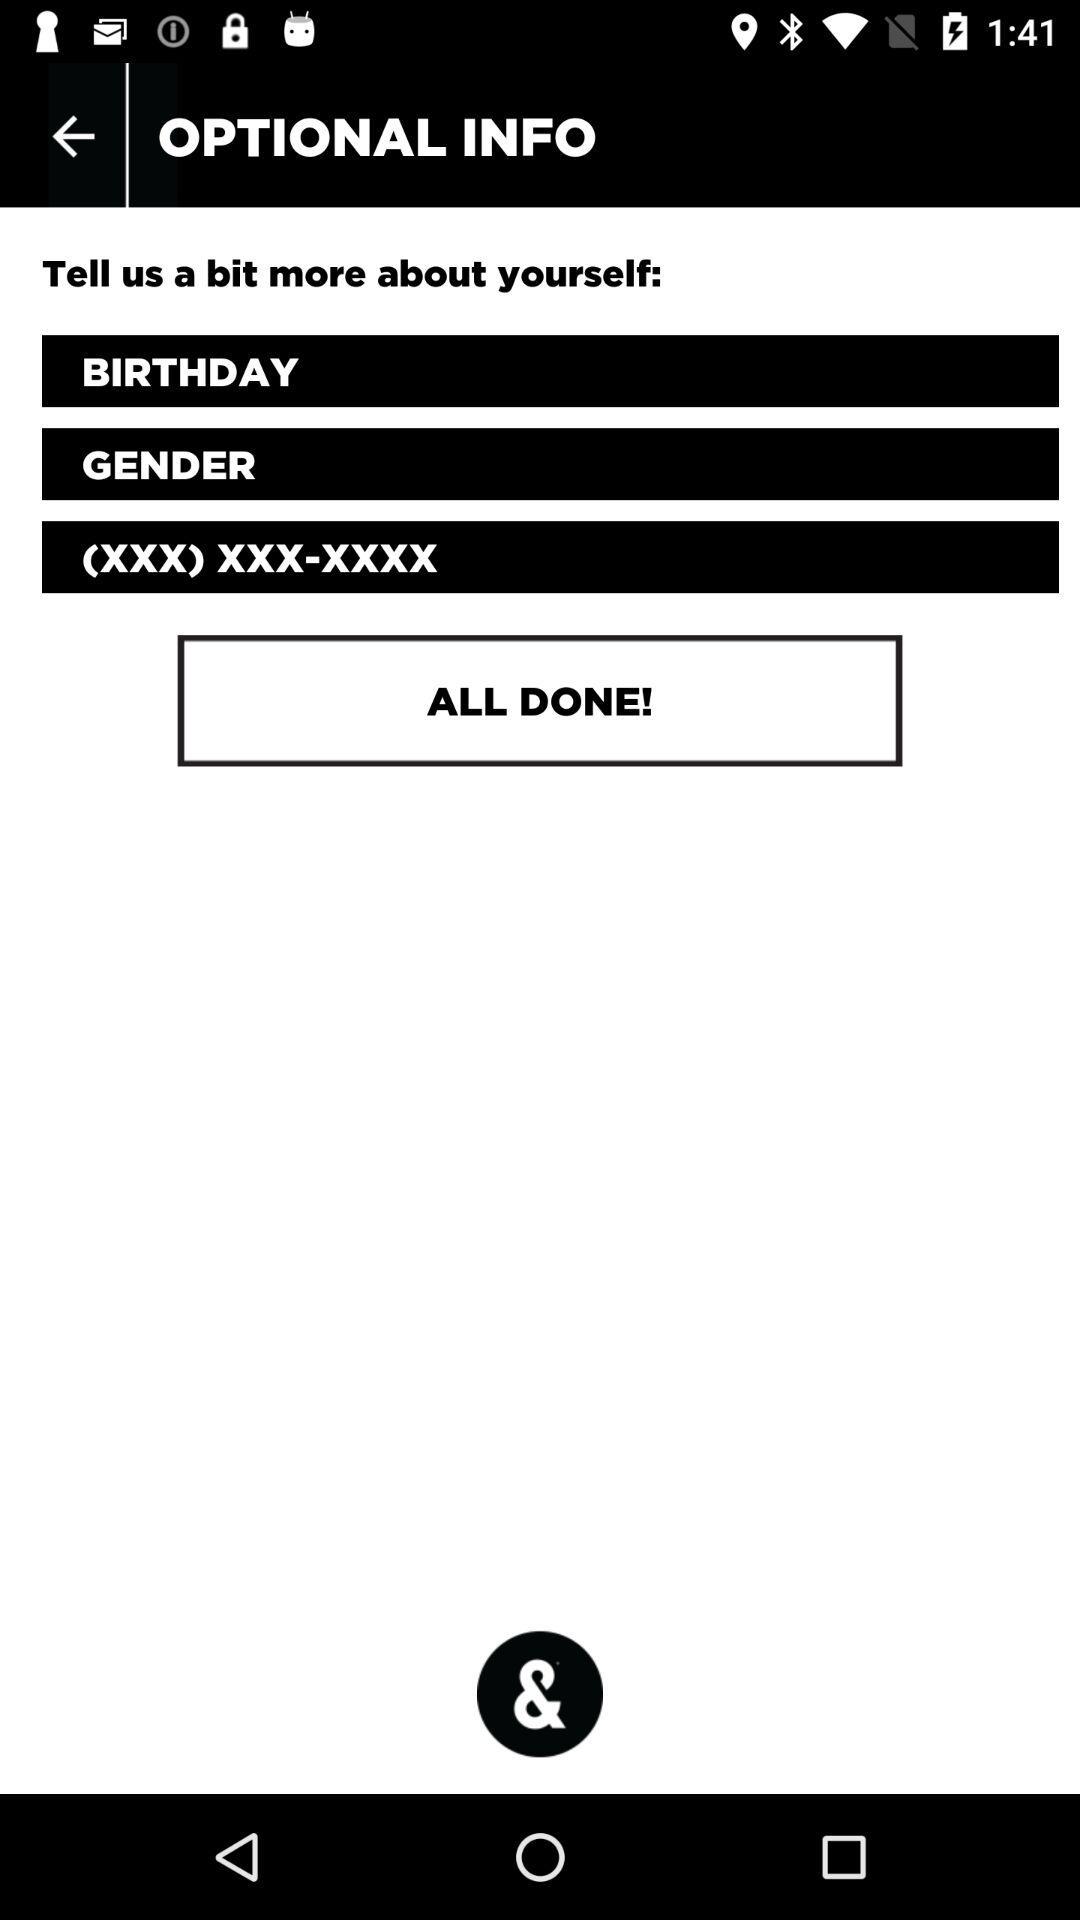  Describe the element at coordinates (550, 371) in the screenshot. I see `your birthday` at that location.